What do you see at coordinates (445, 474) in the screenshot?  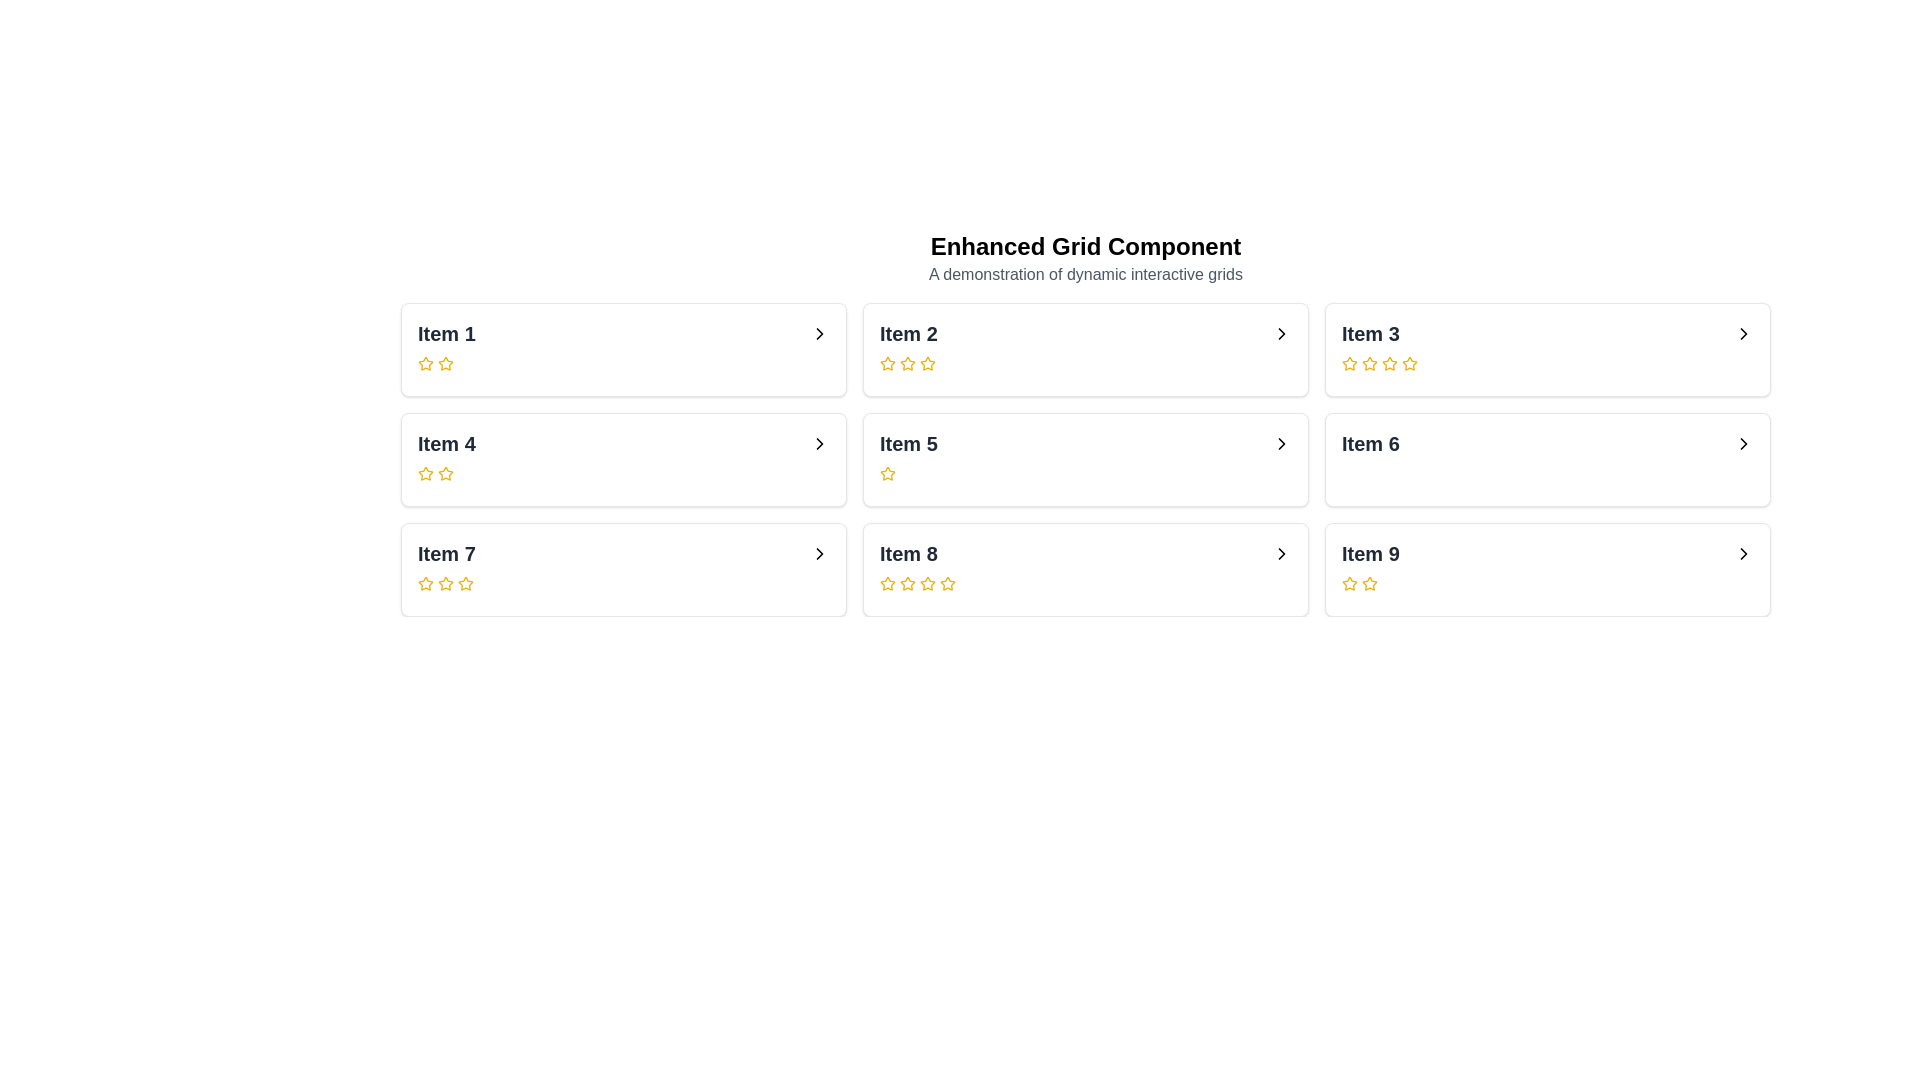 I see `the third star icon in the rating component for Item 4` at bounding box center [445, 474].